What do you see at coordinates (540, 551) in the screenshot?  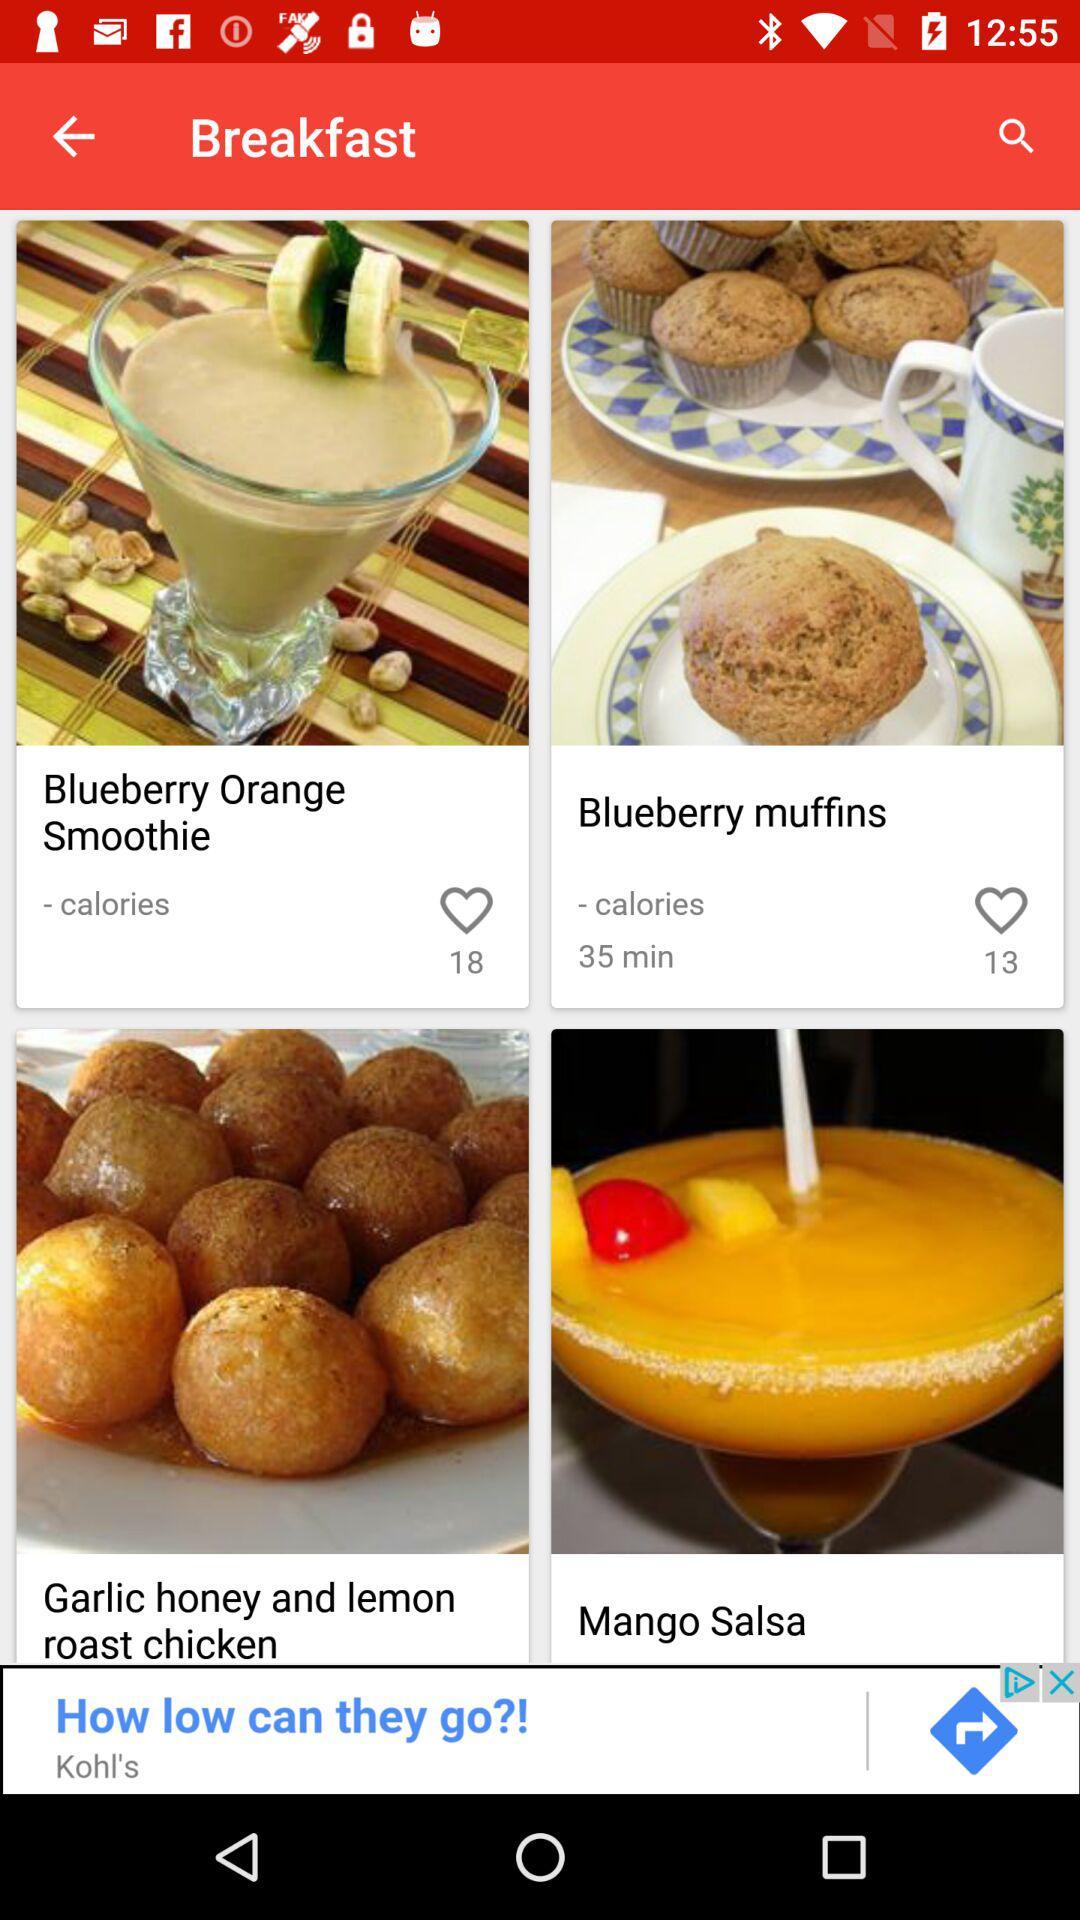 I see `open recipes` at bounding box center [540, 551].